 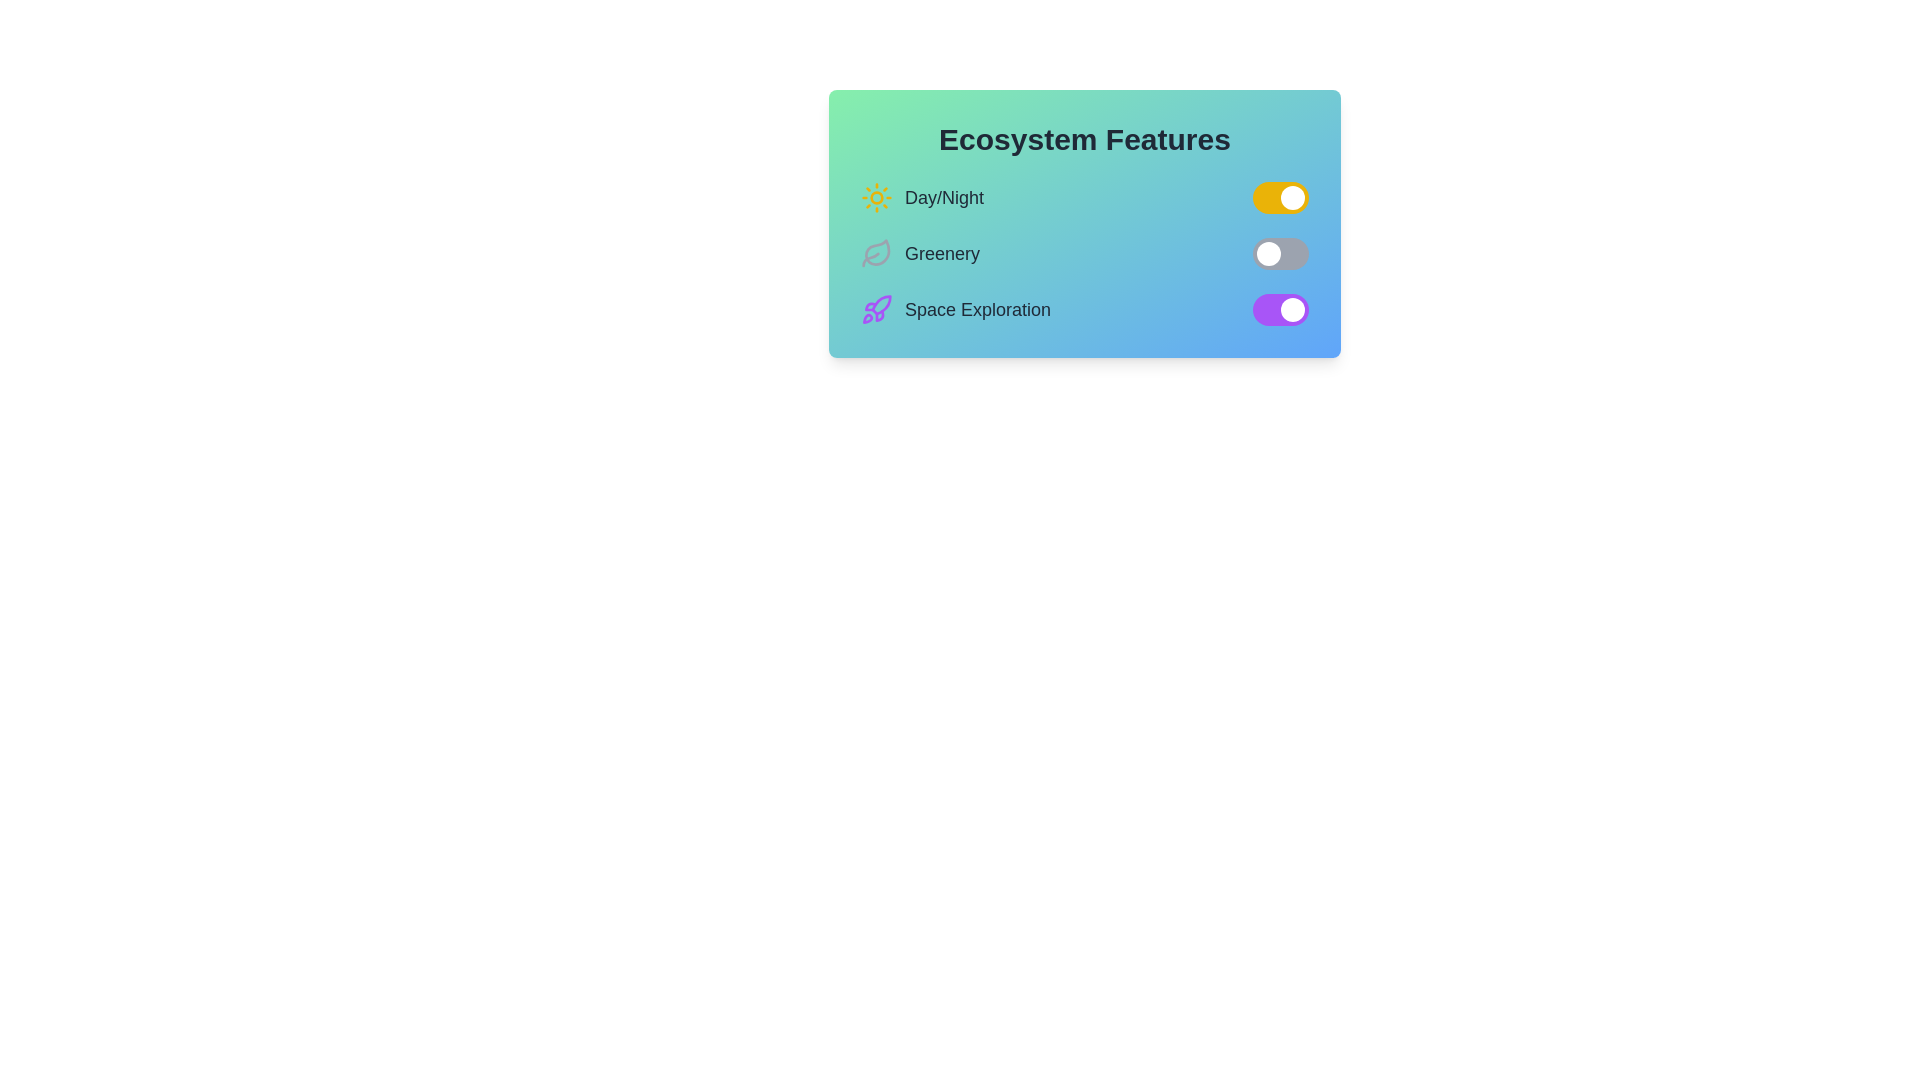 What do you see at coordinates (1267, 253) in the screenshot?
I see `the white circular toggle knob of the middle toggle switch` at bounding box center [1267, 253].